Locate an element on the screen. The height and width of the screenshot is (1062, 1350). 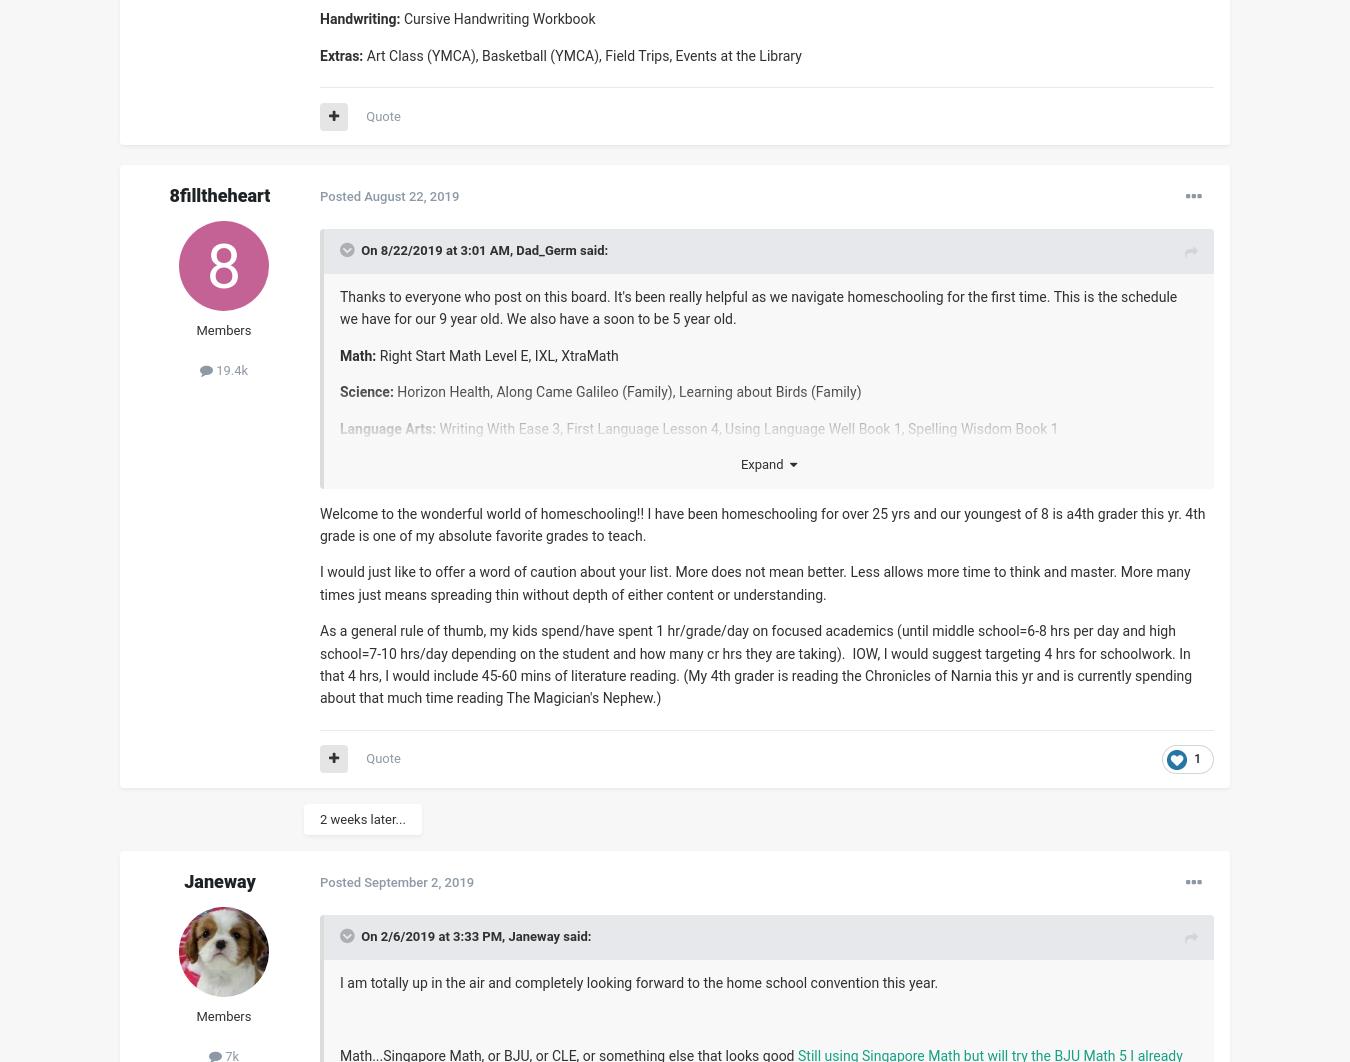
'Expand' is located at coordinates (764, 462).